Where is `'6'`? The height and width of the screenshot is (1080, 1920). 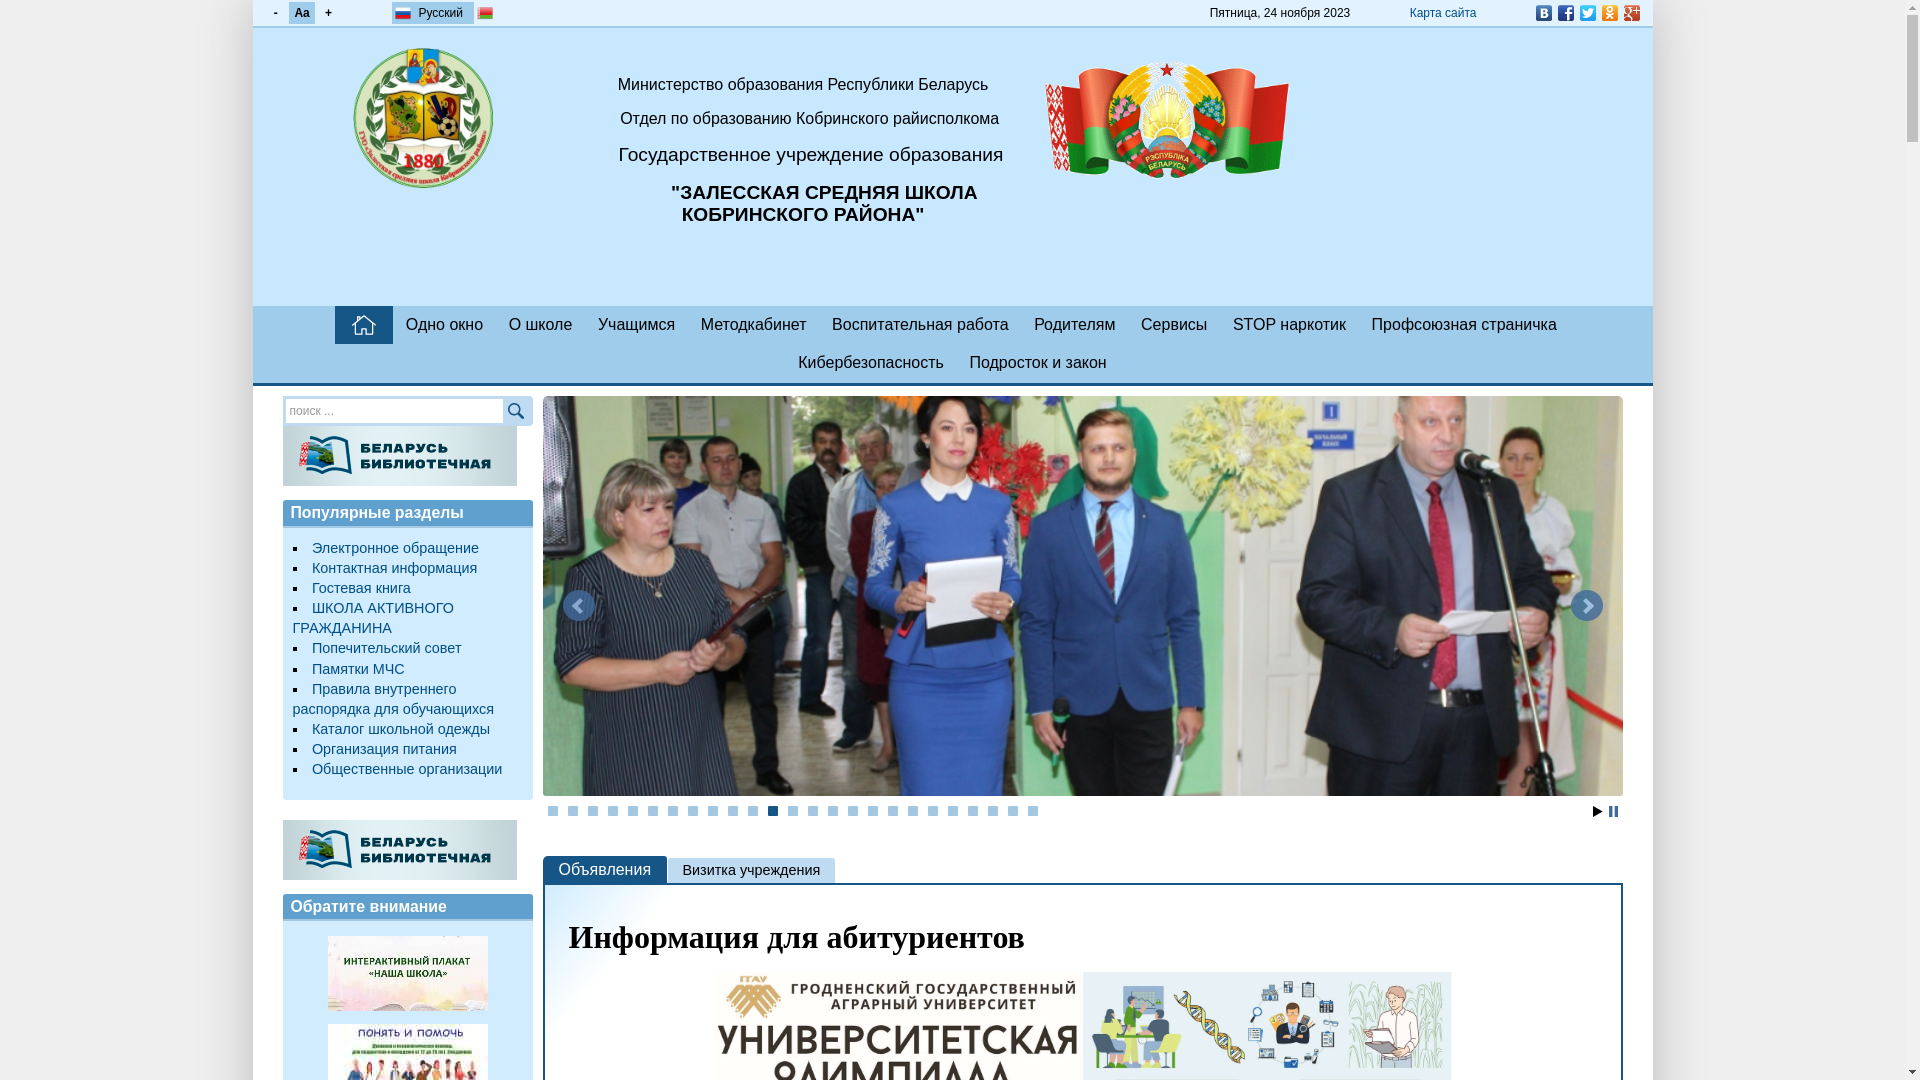
'6' is located at coordinates (652, 810).